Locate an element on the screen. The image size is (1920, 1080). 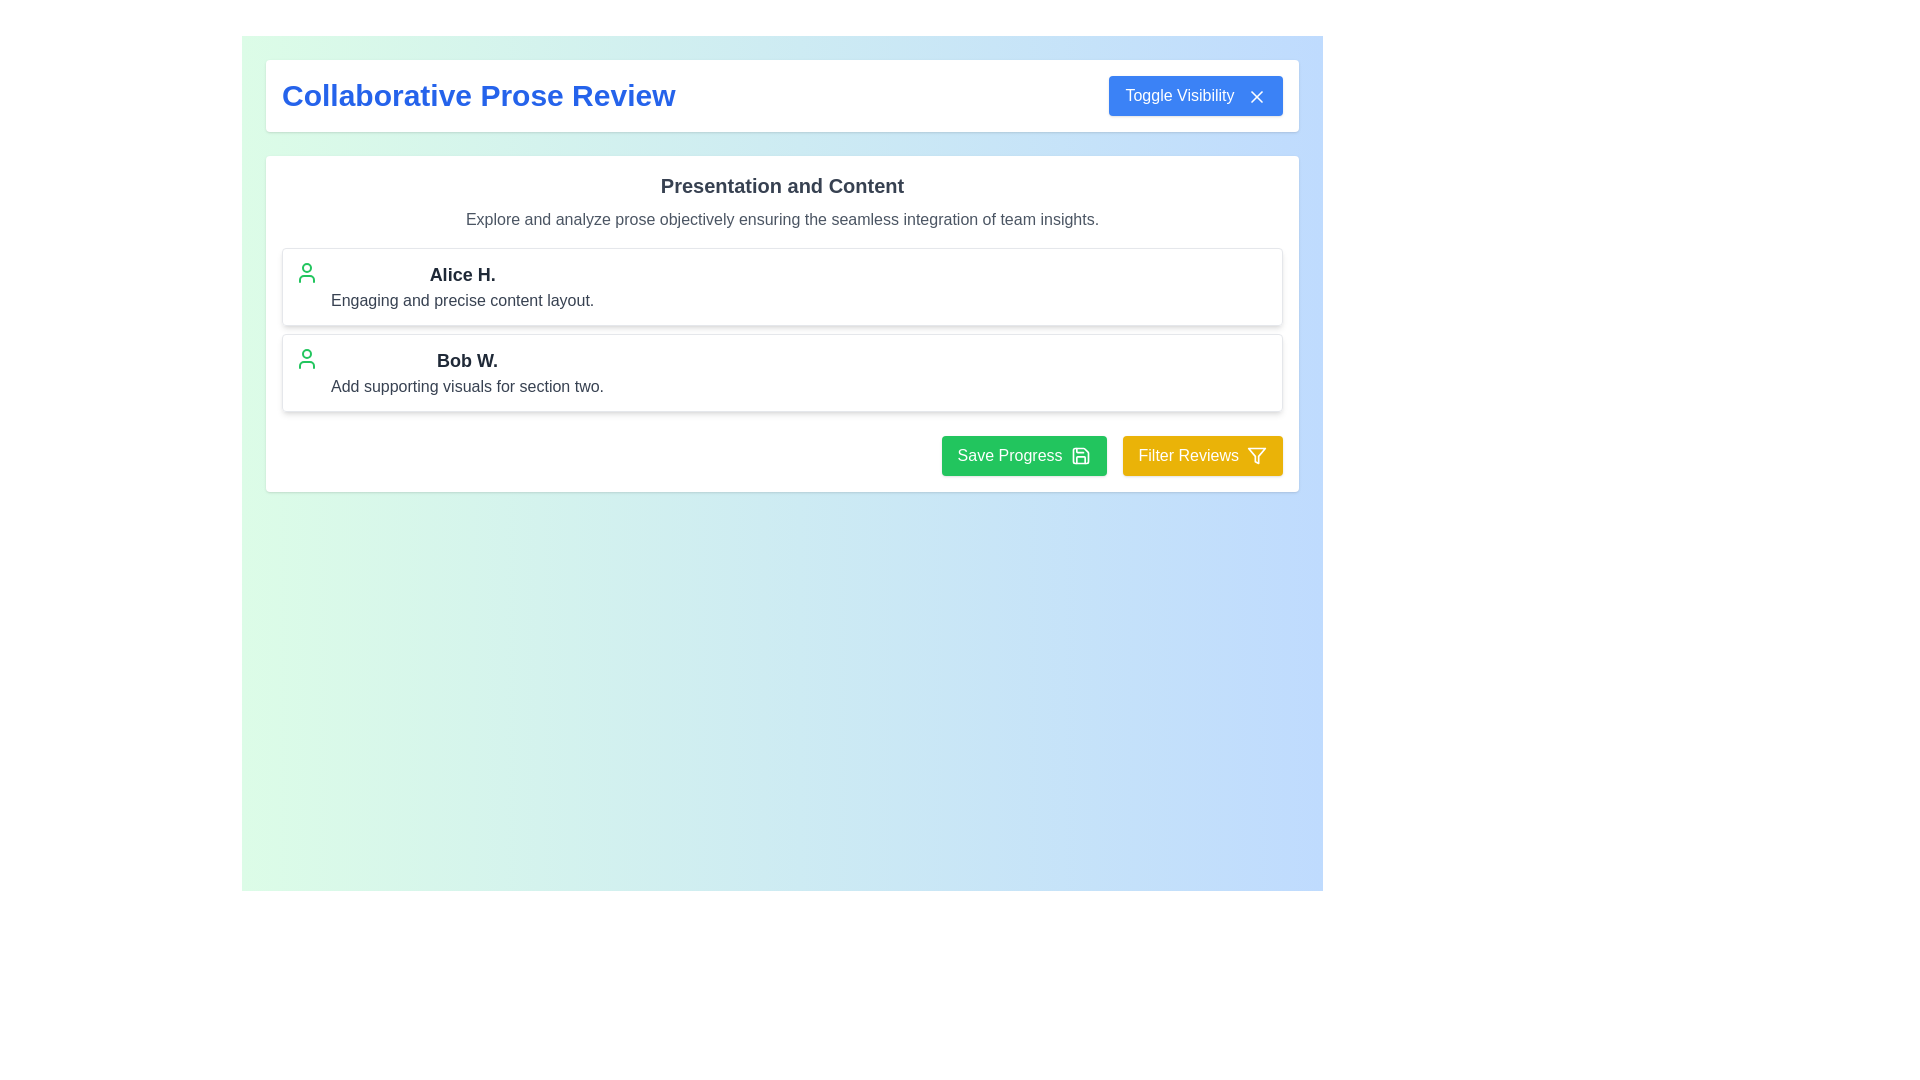
the filtering icon, which is a 24x24 SVG icon styled as a filter located to the right of the 'Filter Reviews' button in the bottom-right corner of the interface is located at coordinates (1256, 455).